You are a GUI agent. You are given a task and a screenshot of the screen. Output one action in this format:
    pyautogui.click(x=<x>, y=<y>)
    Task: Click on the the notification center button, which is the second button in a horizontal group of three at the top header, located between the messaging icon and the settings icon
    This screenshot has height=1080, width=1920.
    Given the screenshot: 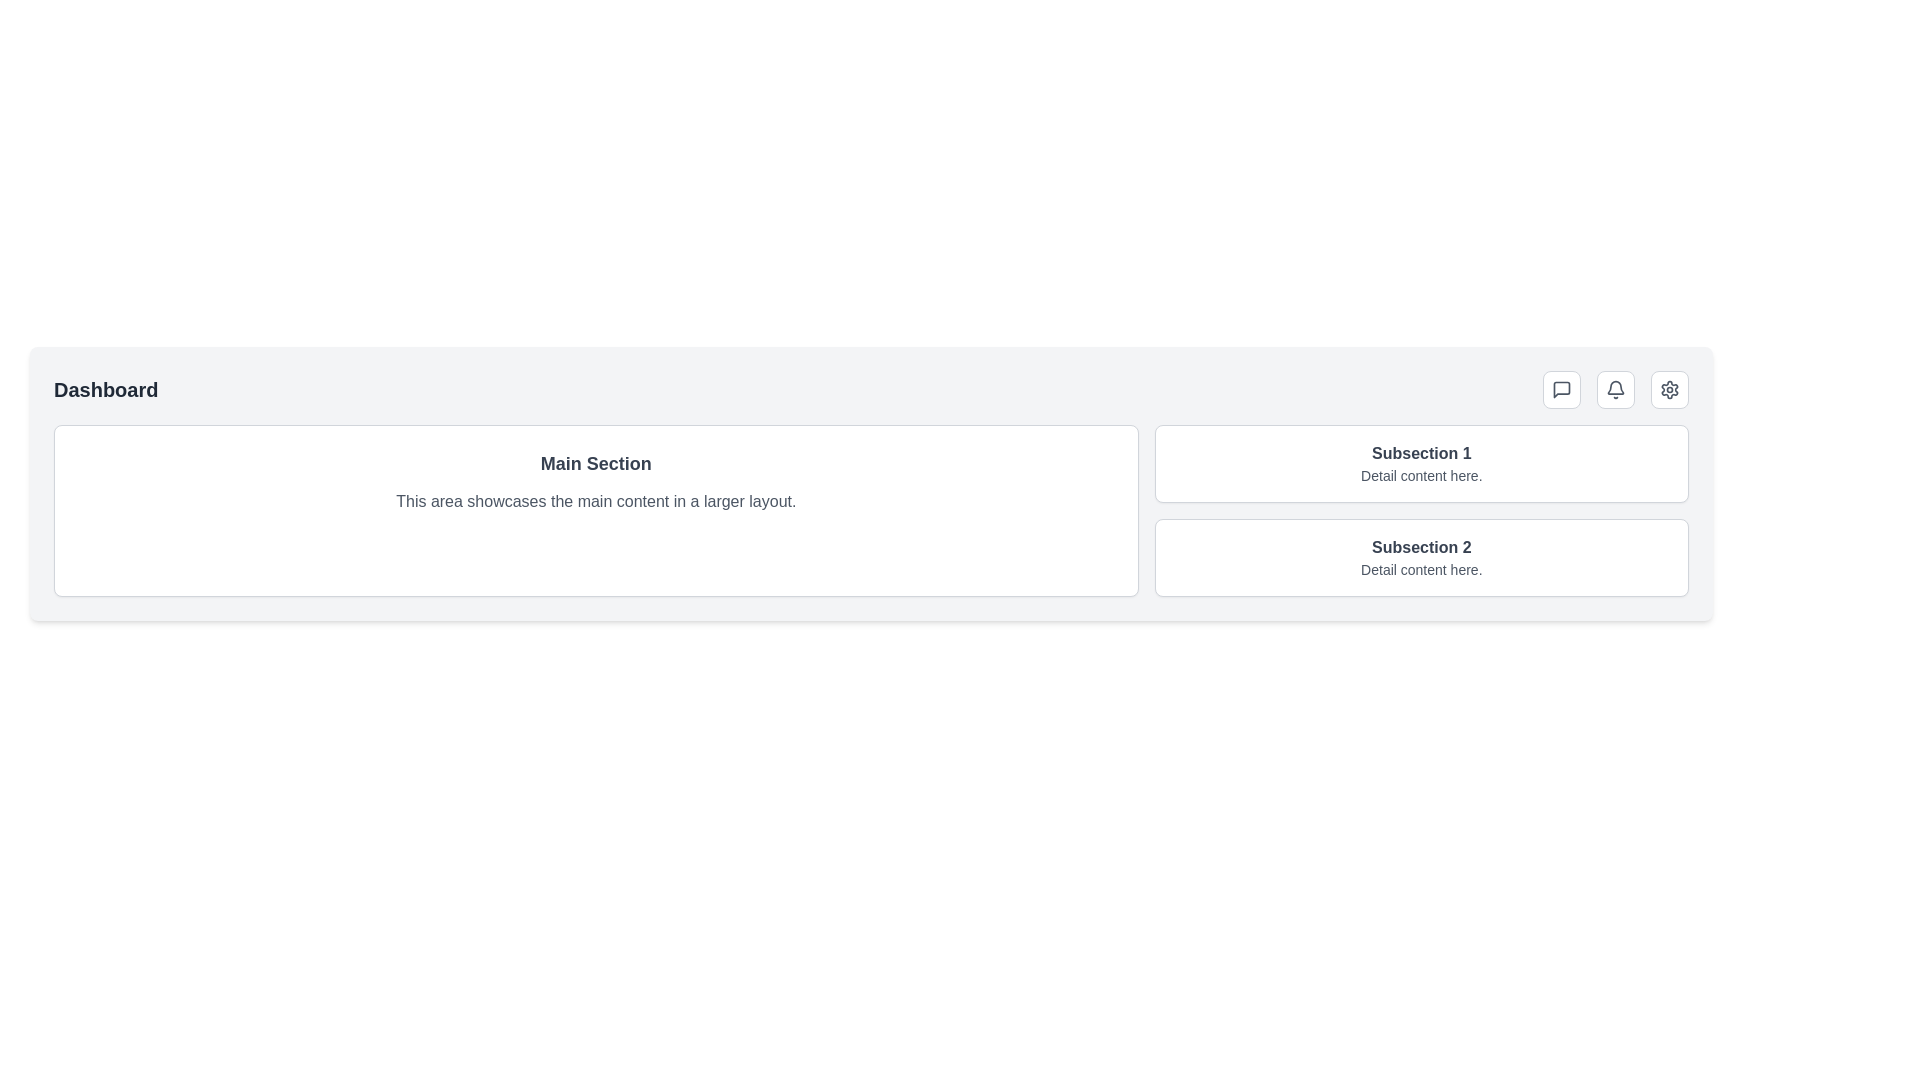 What is the action you would take?
    pyautogui.click(x=1616, y=389)
    